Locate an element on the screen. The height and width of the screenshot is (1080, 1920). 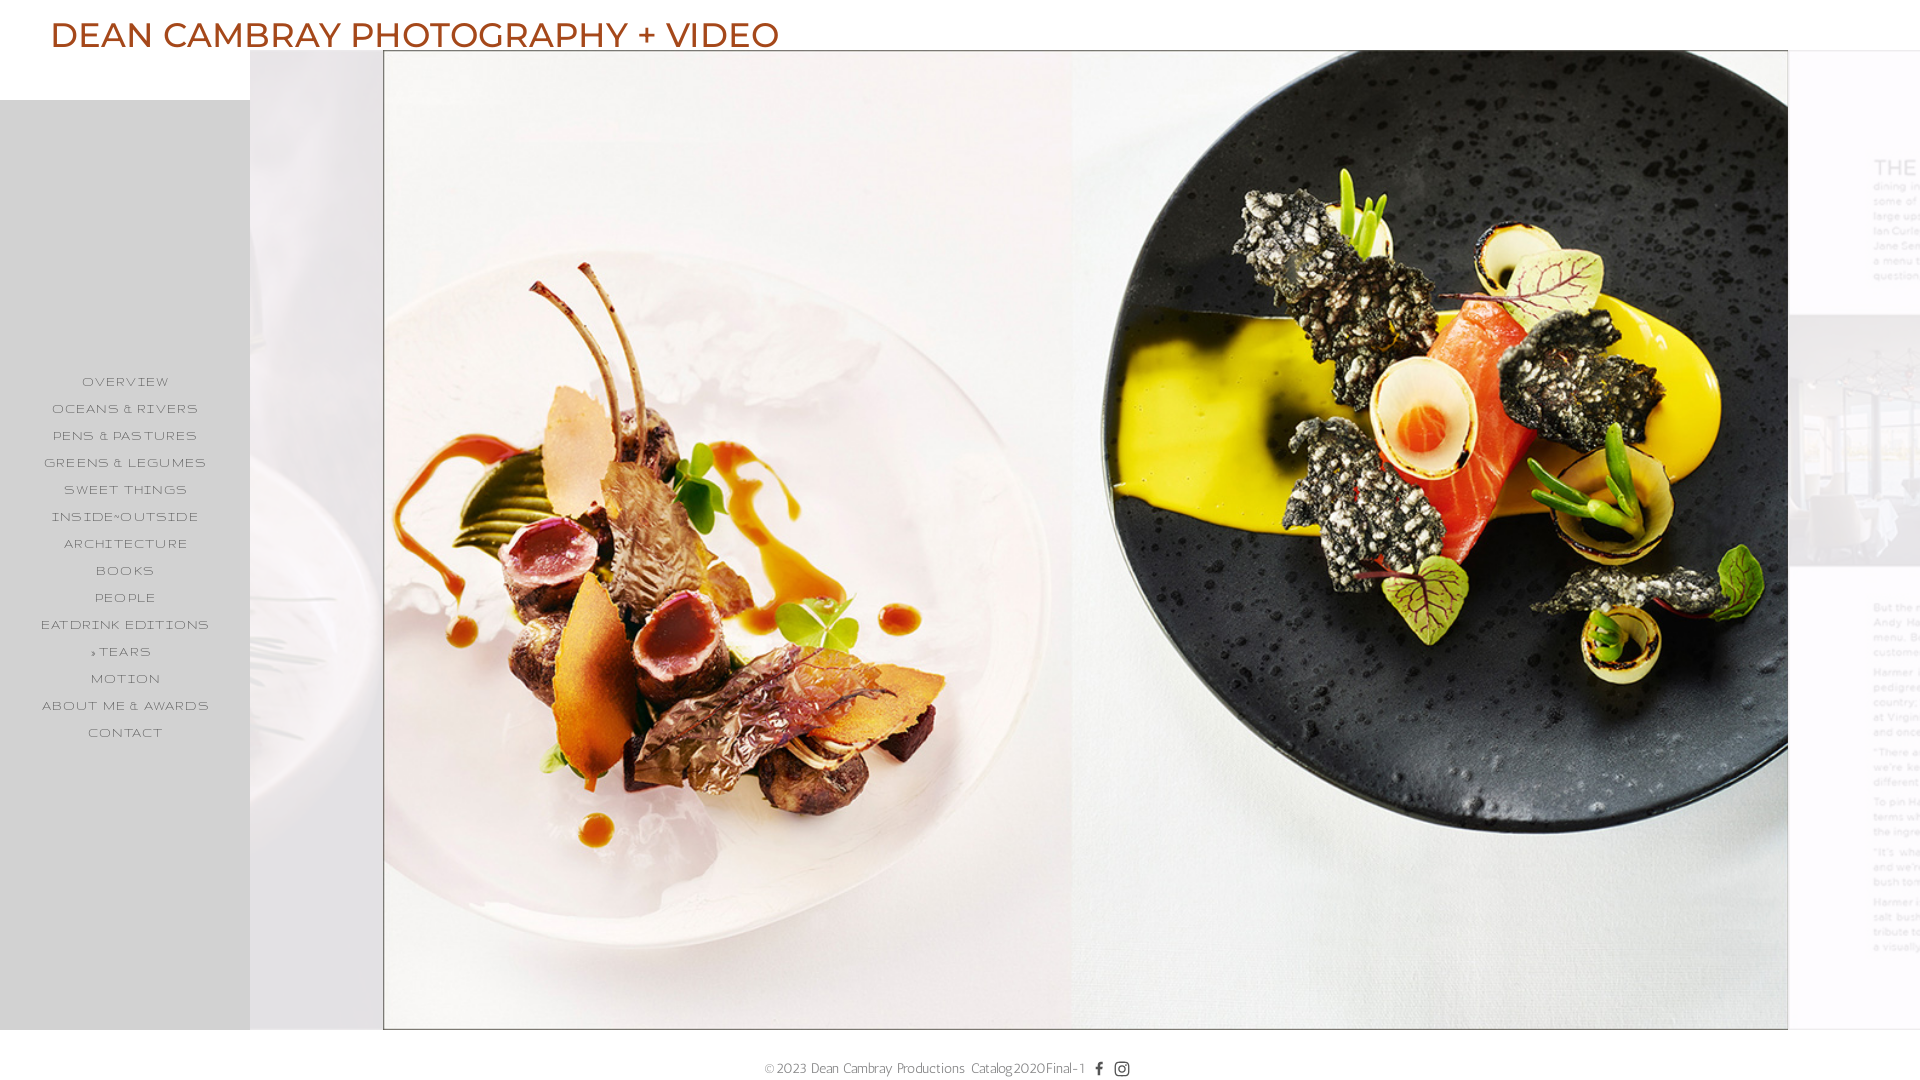
'OCEANS & RIVERS' is located at coordinates (52, 407).